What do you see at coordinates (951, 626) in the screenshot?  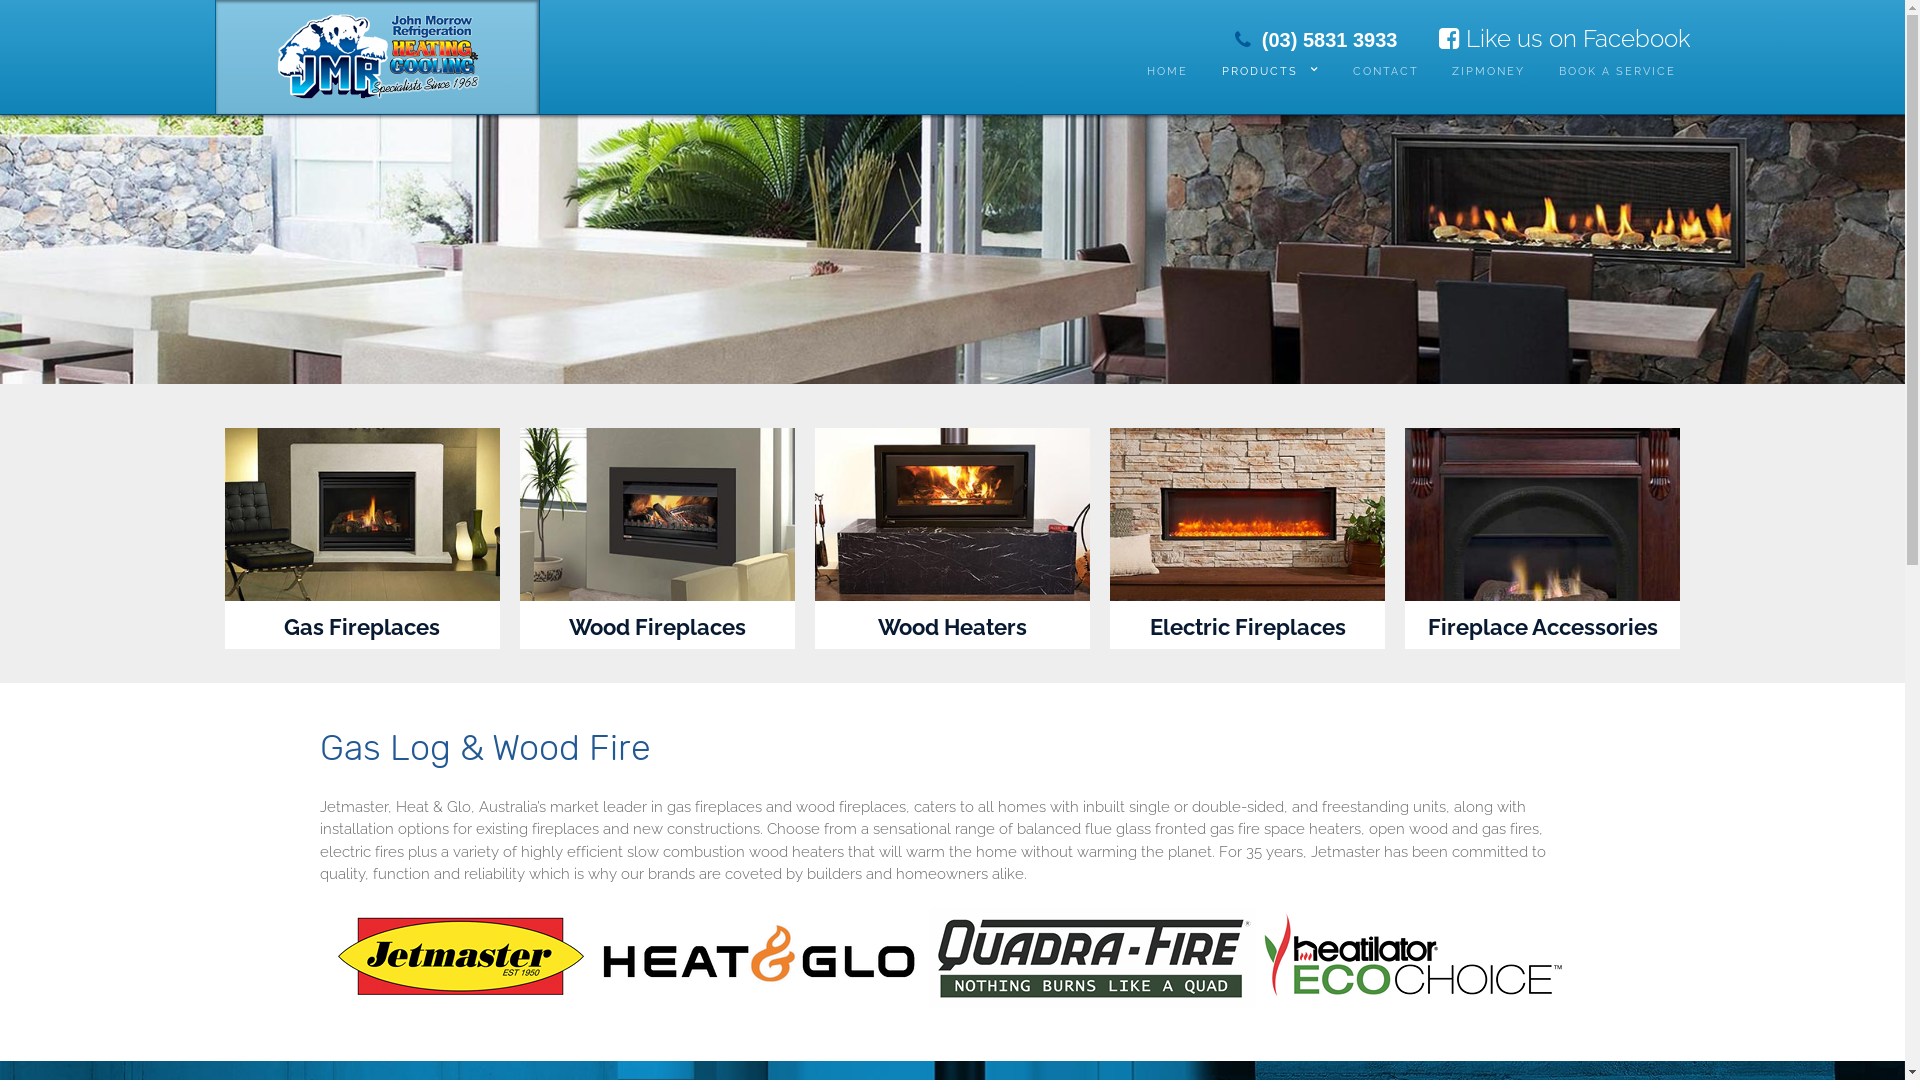 I see `'Wood Heaters'` at bounding box center [951, 626].